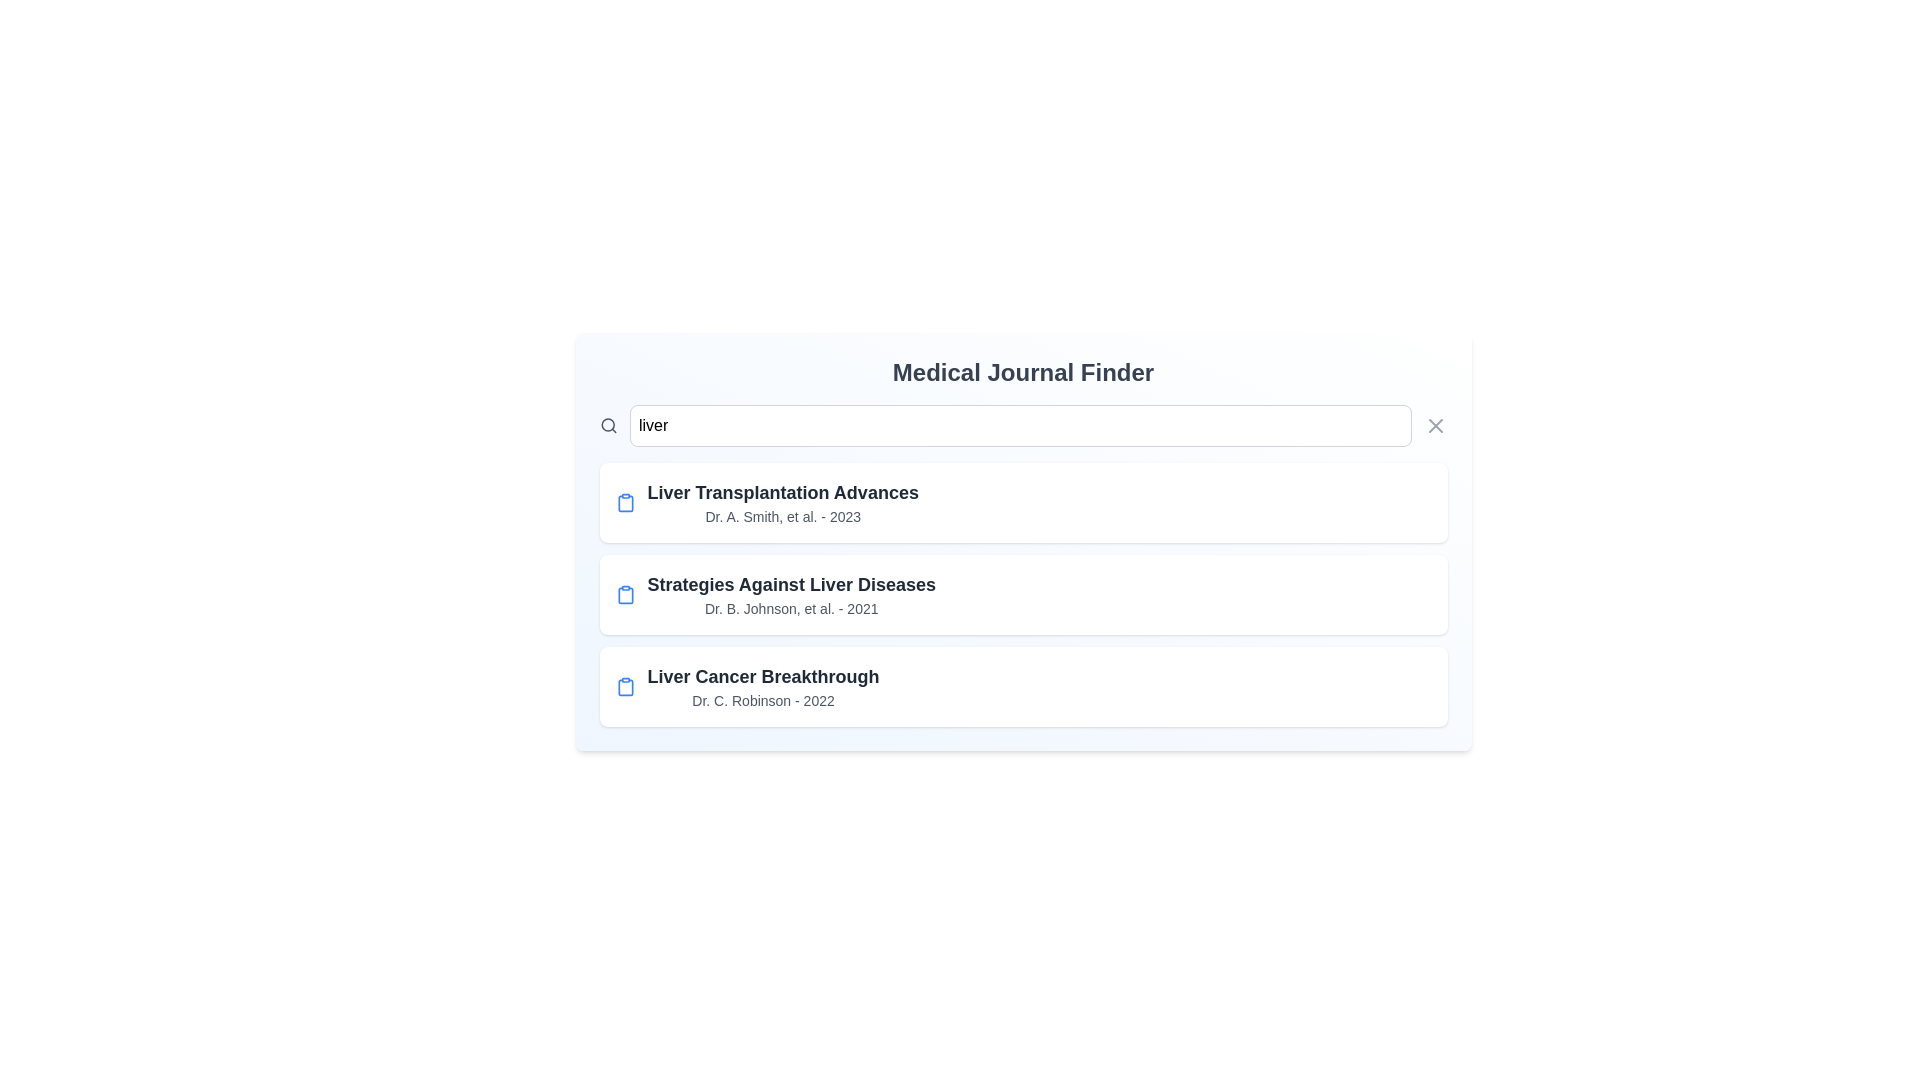  What do you see at coordinates (762, 685) in the screenshot?
I see `the text block displaying the title and author details of a medical journal entry` at bounding box center [762, 685].